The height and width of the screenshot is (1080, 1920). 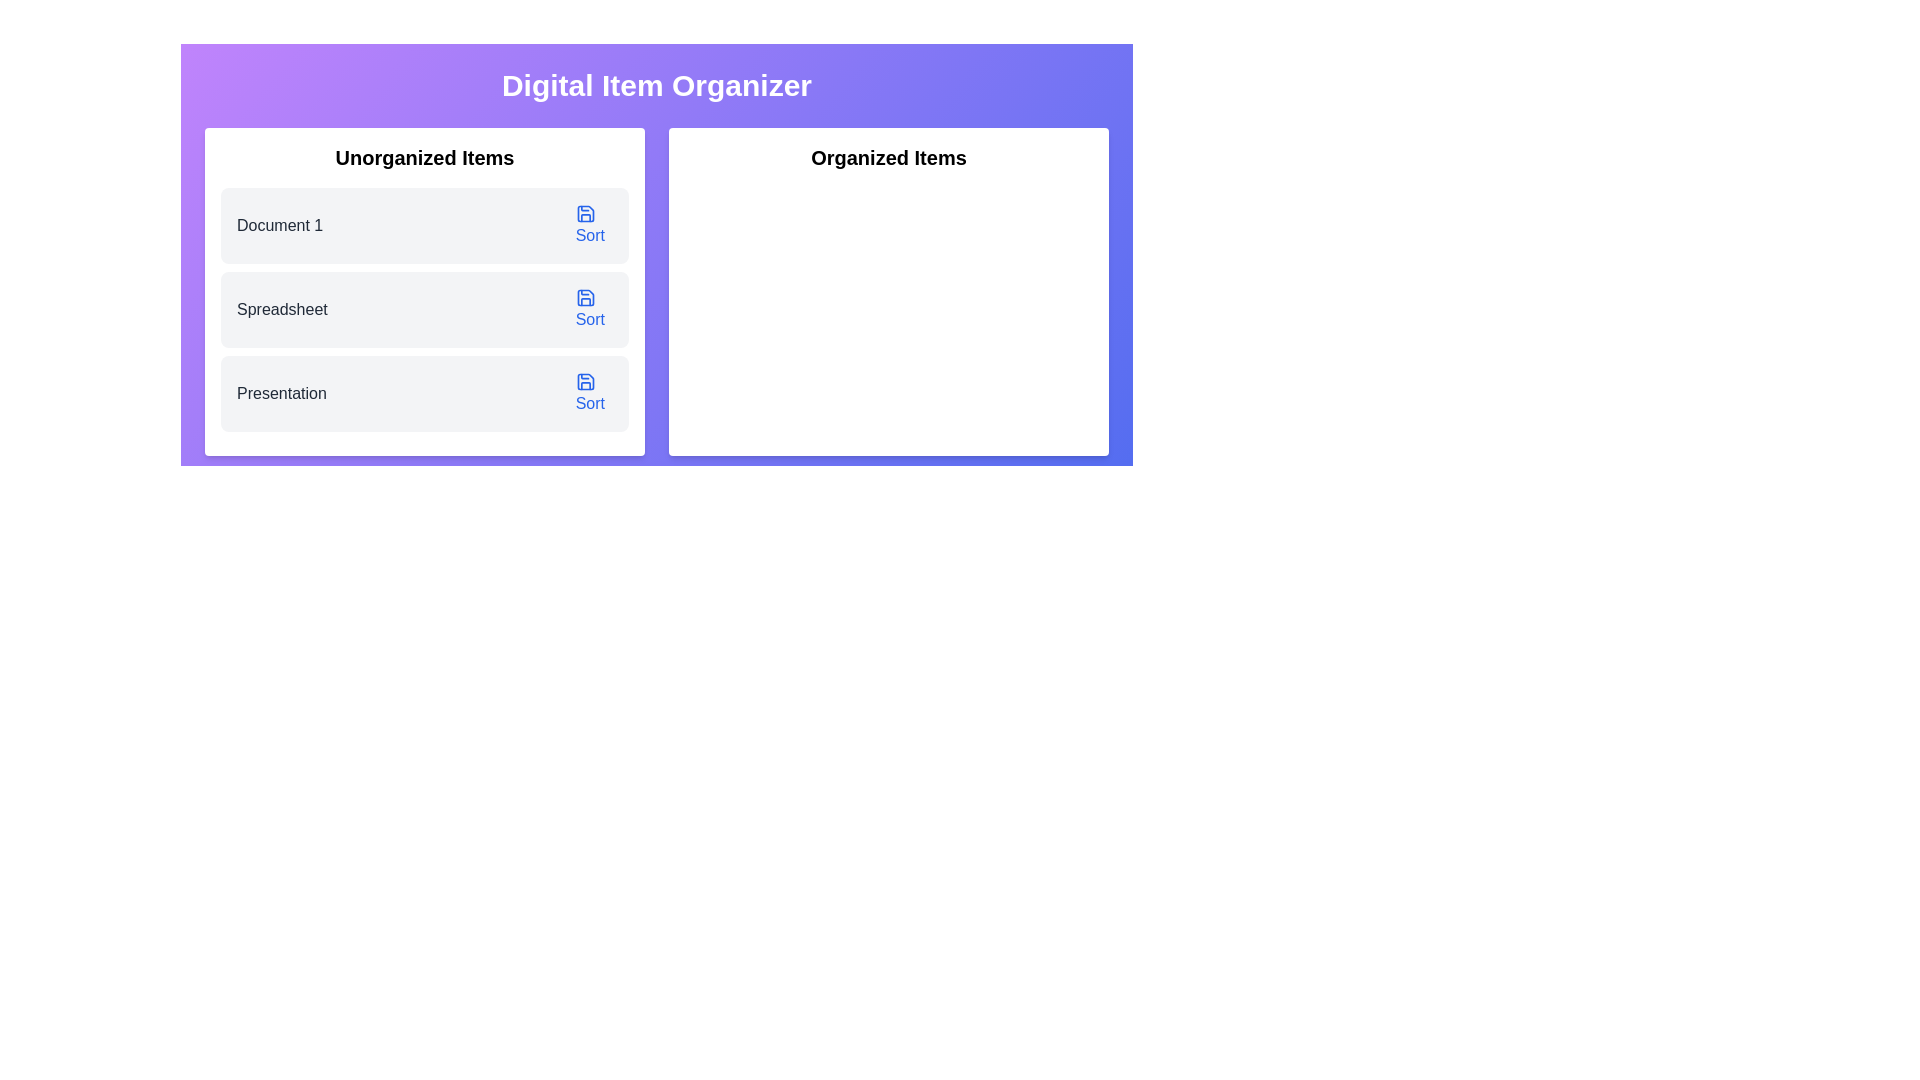 What do you see at coordinates (584, 213) in the screenshot?
I see `the encompassing button associated with the decorative icon indicating a save or sort operation, which is part of the 'Sort' button near the 'Document 1' item in the 'Unorganized Items' section` at bounding box center [584, 213].